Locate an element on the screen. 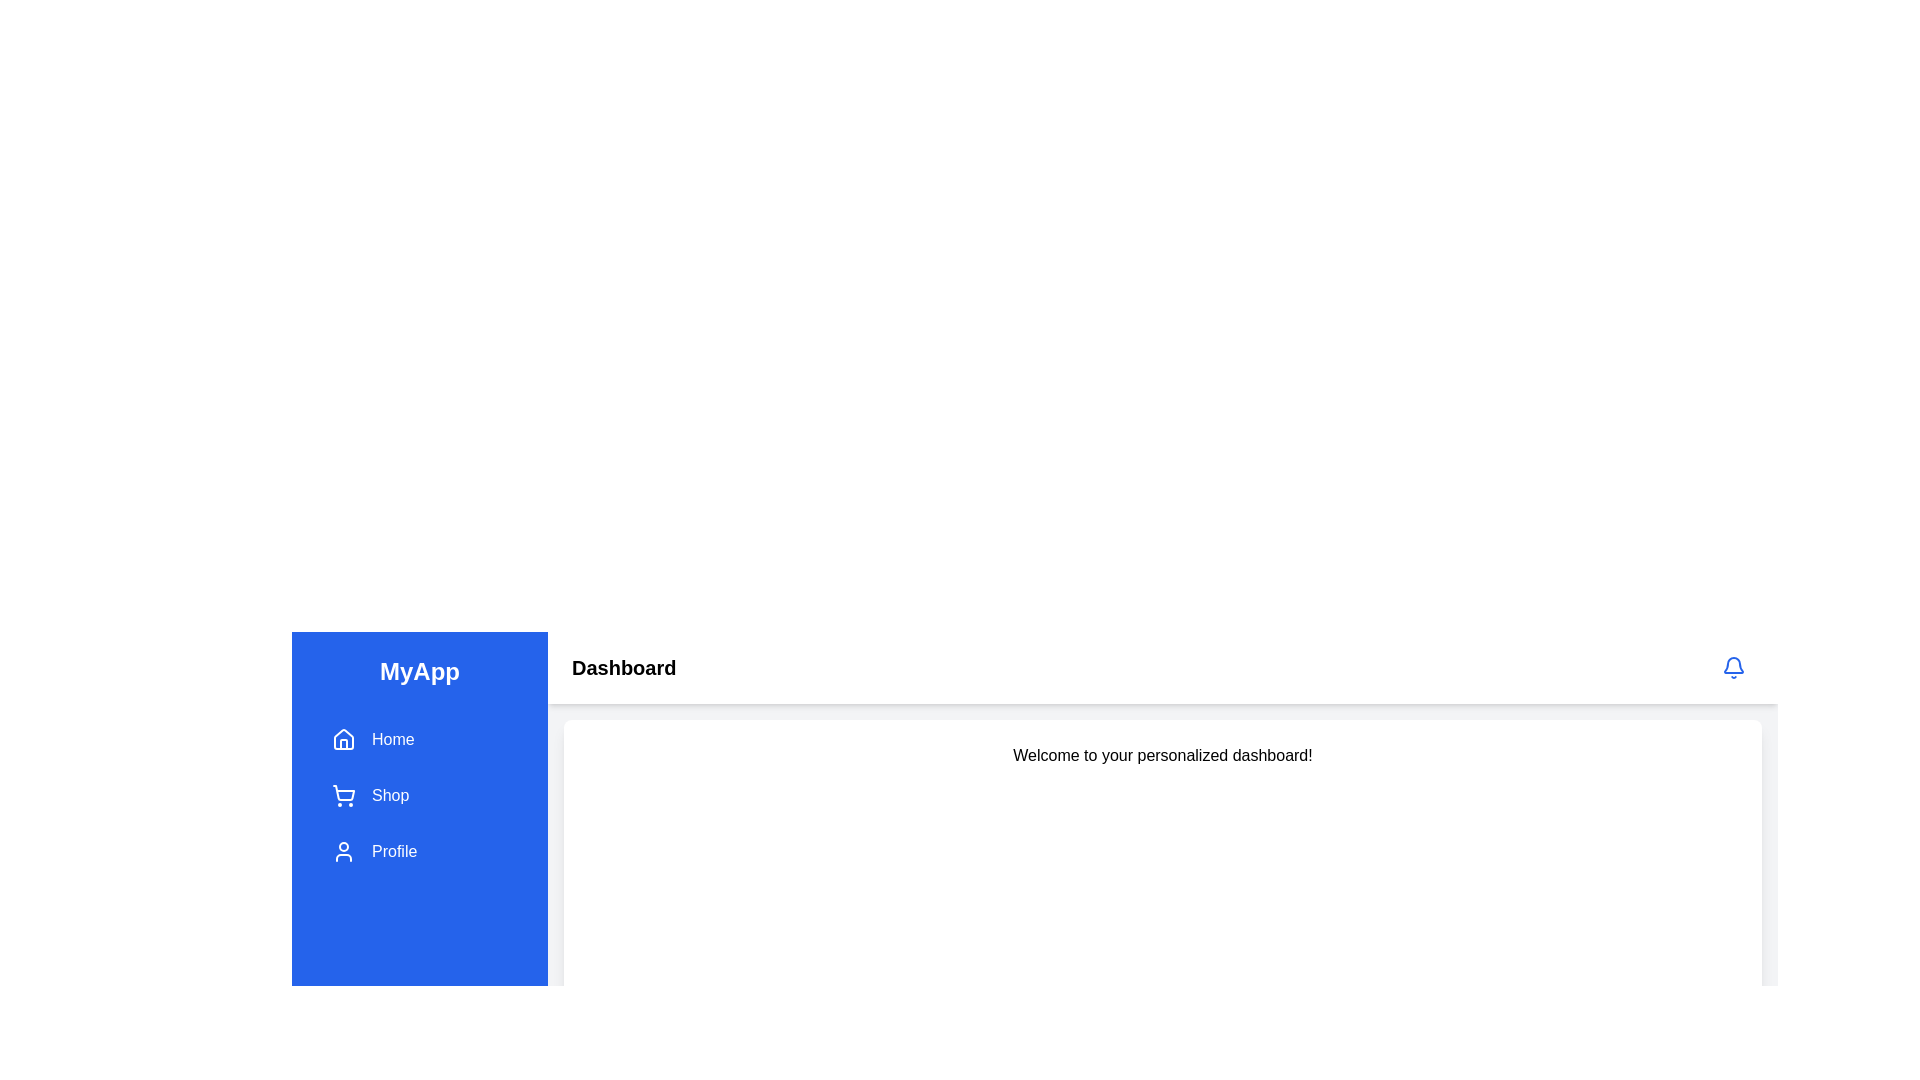  the 'Shop' button located in the left sidebar, which is the second menu item below 'Home' and above 'Profile' is located at coordinates (419, 794).